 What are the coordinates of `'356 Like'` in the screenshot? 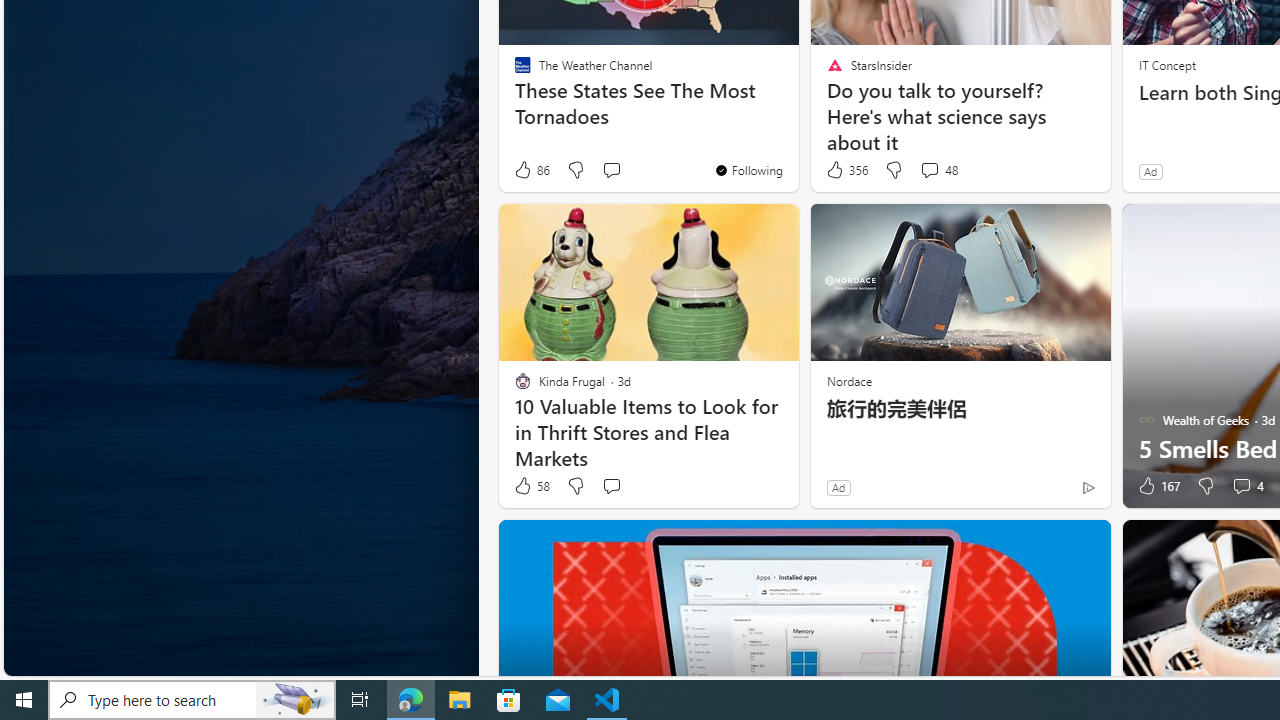 It's located at (846, 169).